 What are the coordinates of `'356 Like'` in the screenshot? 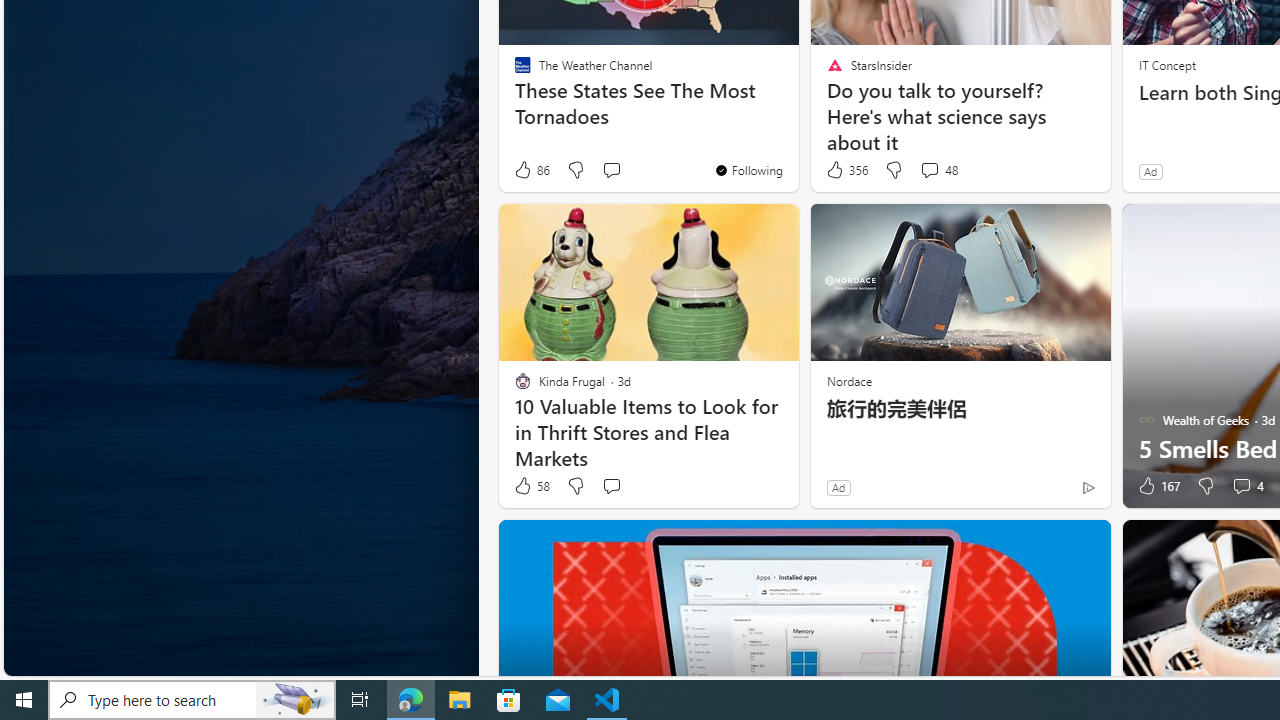 It's located at (846, 169).